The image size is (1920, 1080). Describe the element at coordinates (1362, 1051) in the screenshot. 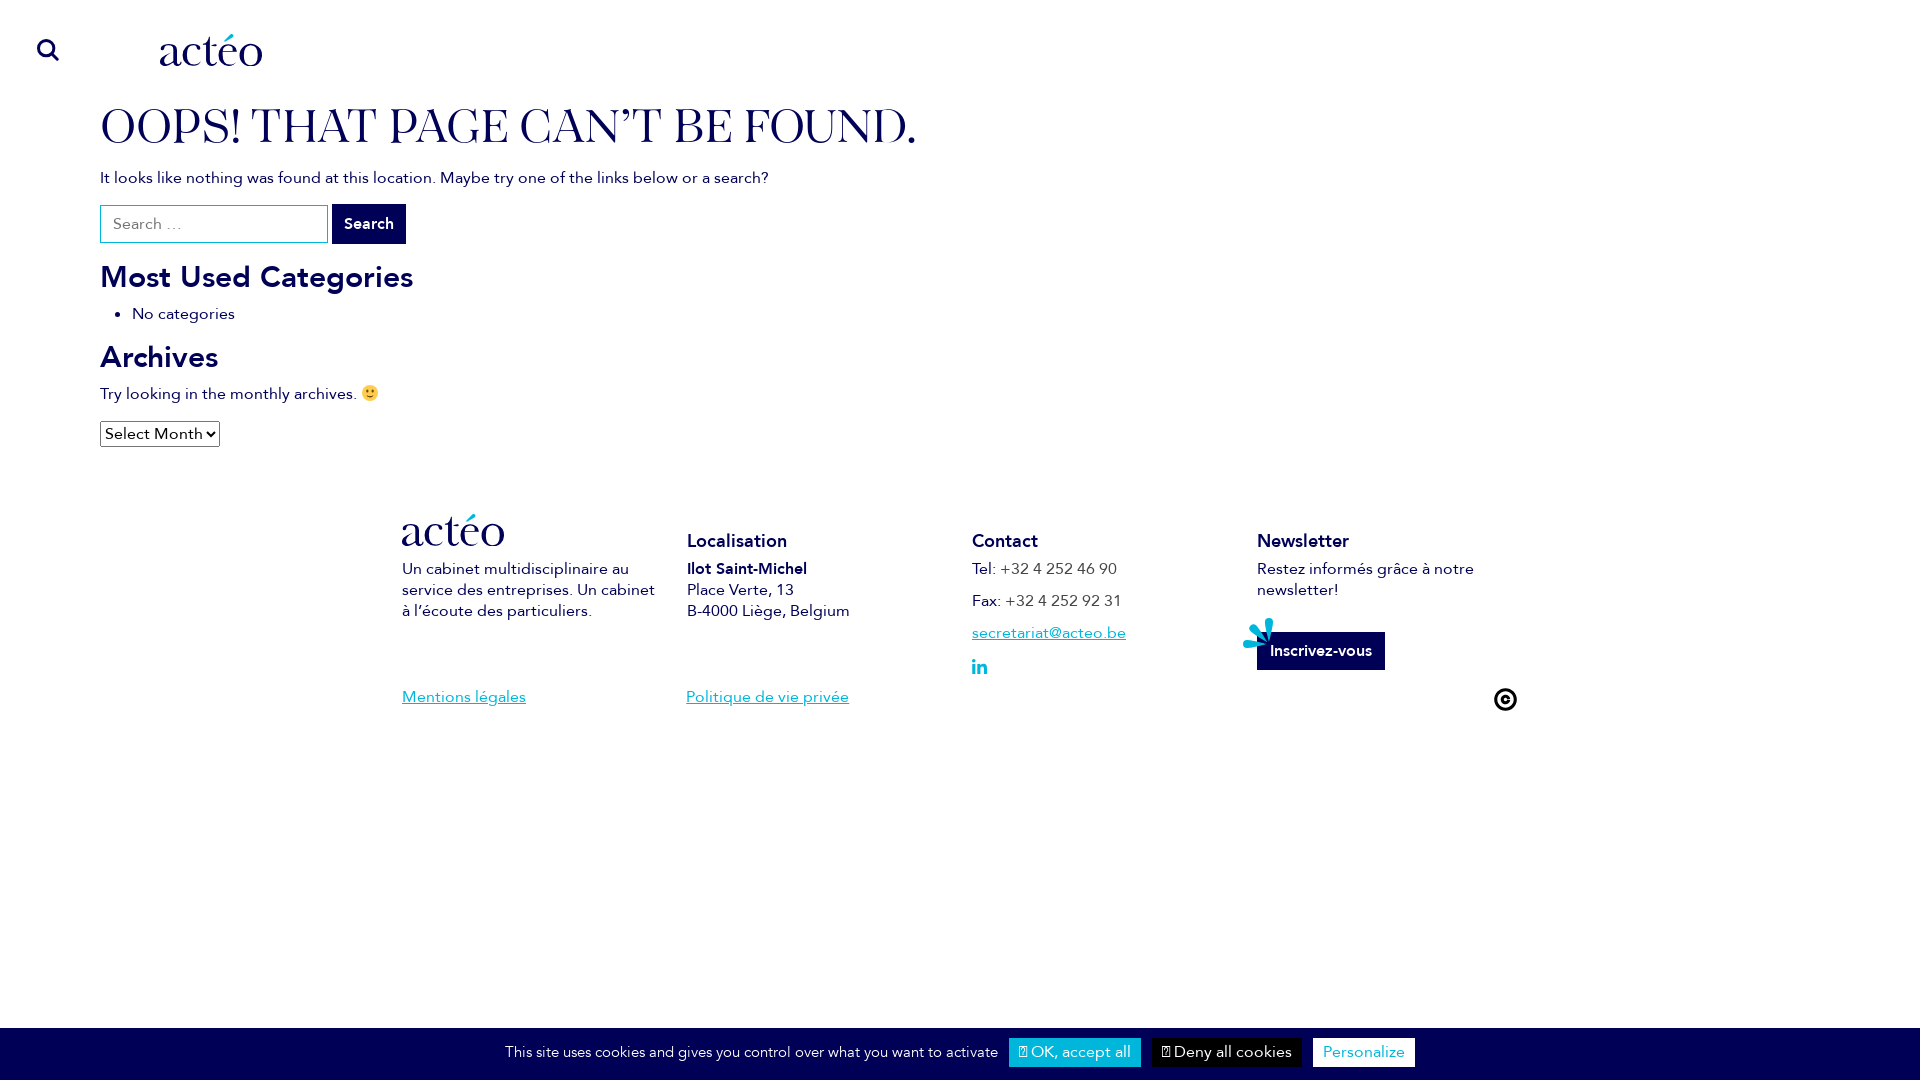

I see `'Personalize'` at that location.